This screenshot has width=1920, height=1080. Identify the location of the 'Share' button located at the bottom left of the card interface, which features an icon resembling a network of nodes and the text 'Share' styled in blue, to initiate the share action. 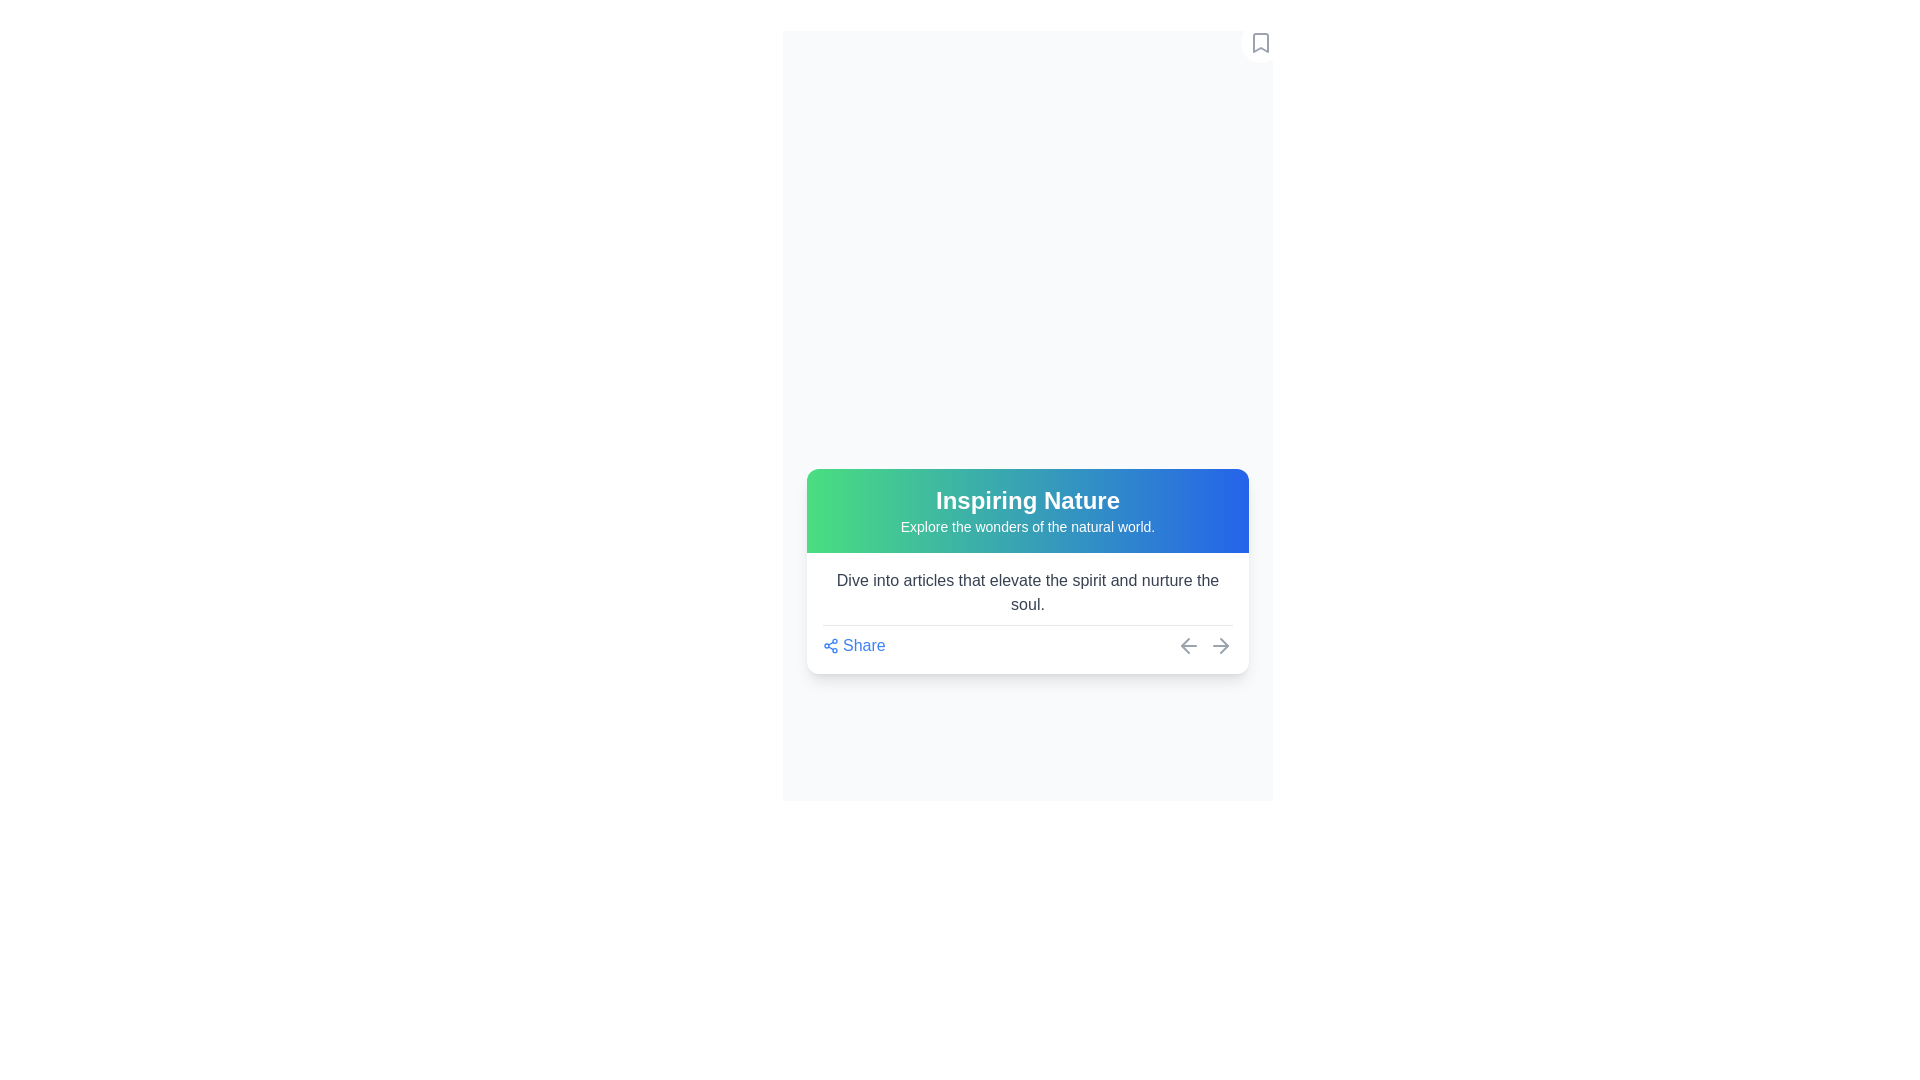
(854, 645).